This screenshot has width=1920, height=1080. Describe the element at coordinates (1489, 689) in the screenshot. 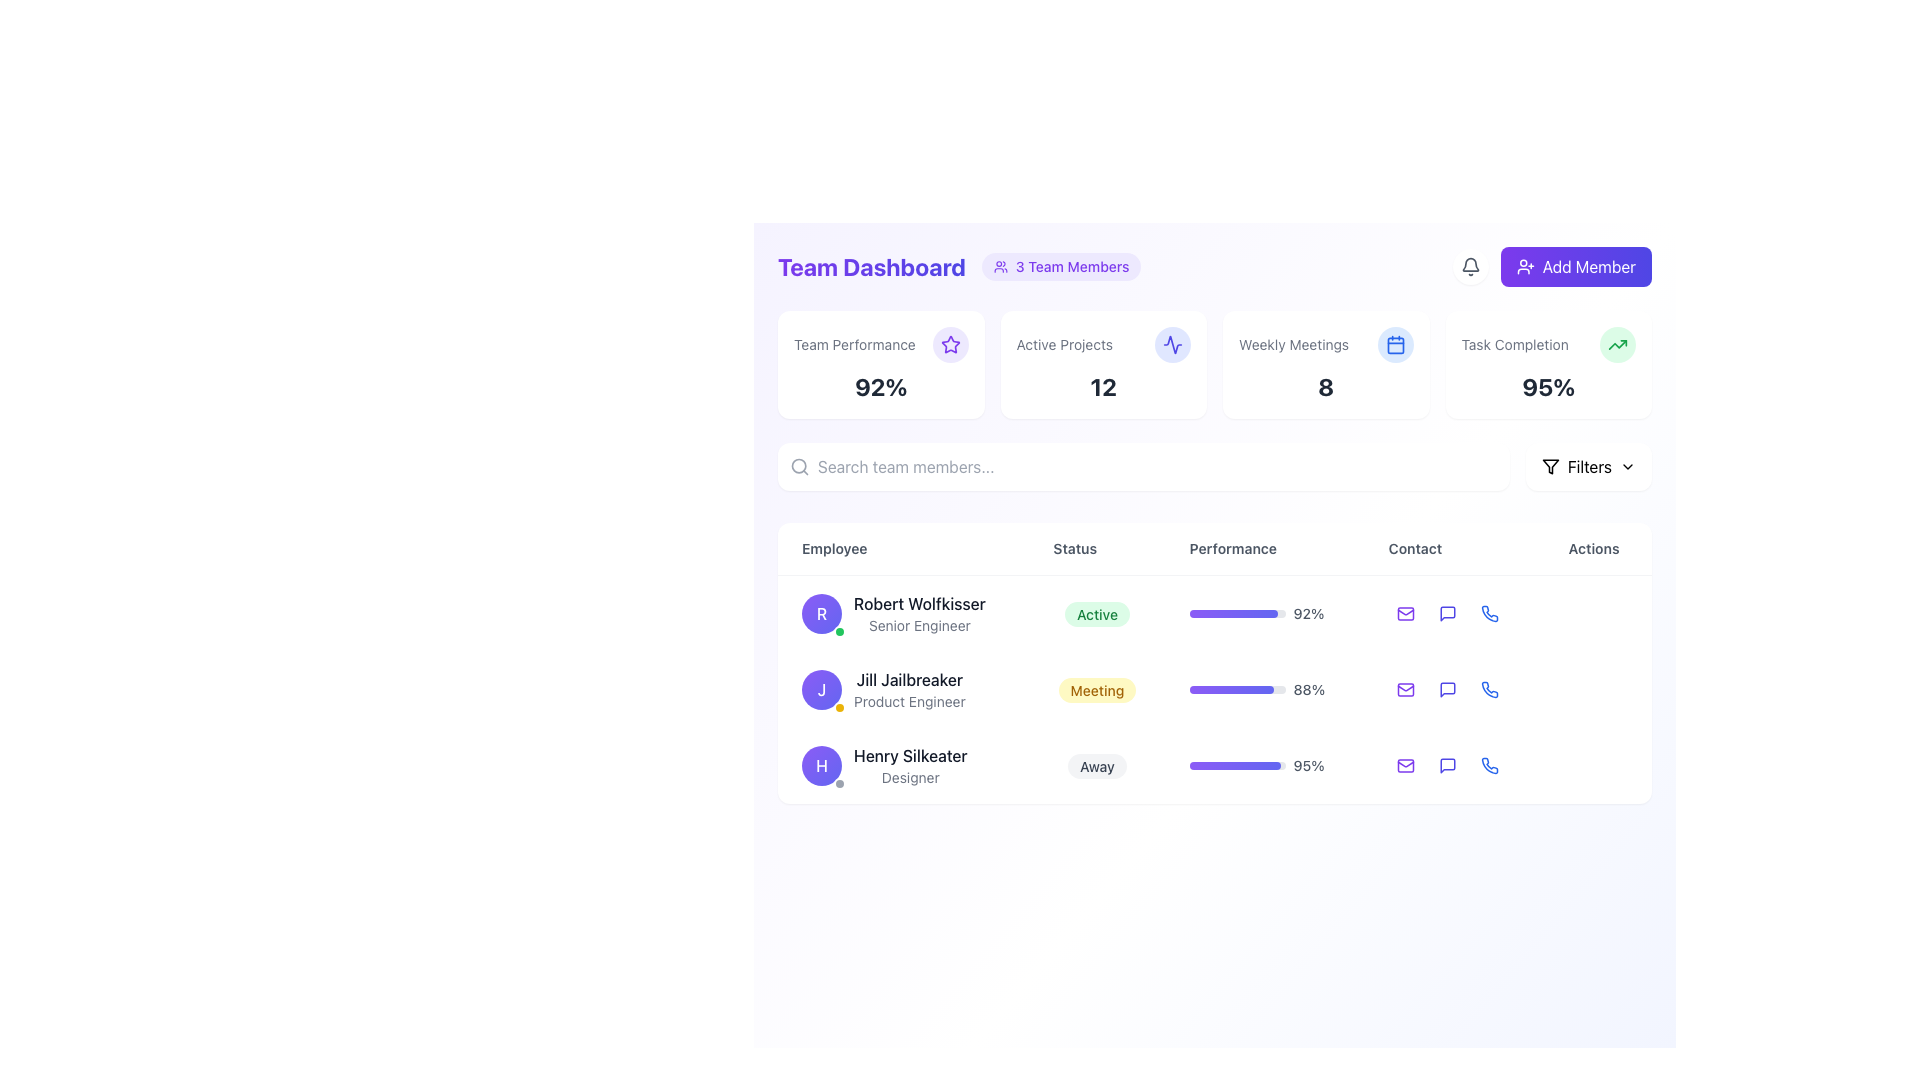

I see `the phone call icon for 'Henry Silkeater Designer' in the Contact column of the dashboard` at that location.